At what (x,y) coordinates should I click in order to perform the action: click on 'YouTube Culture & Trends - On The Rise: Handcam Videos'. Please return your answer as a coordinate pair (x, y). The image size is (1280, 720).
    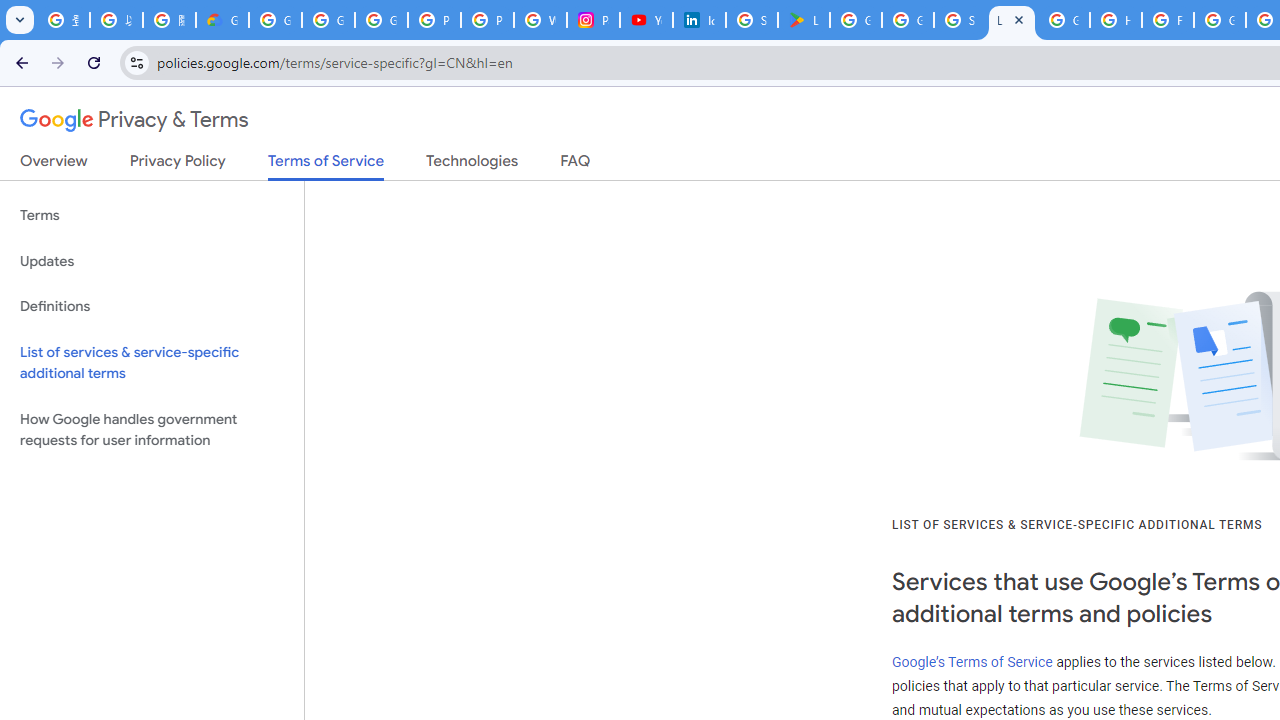
    Looking at the image, I should click on (646, 20).